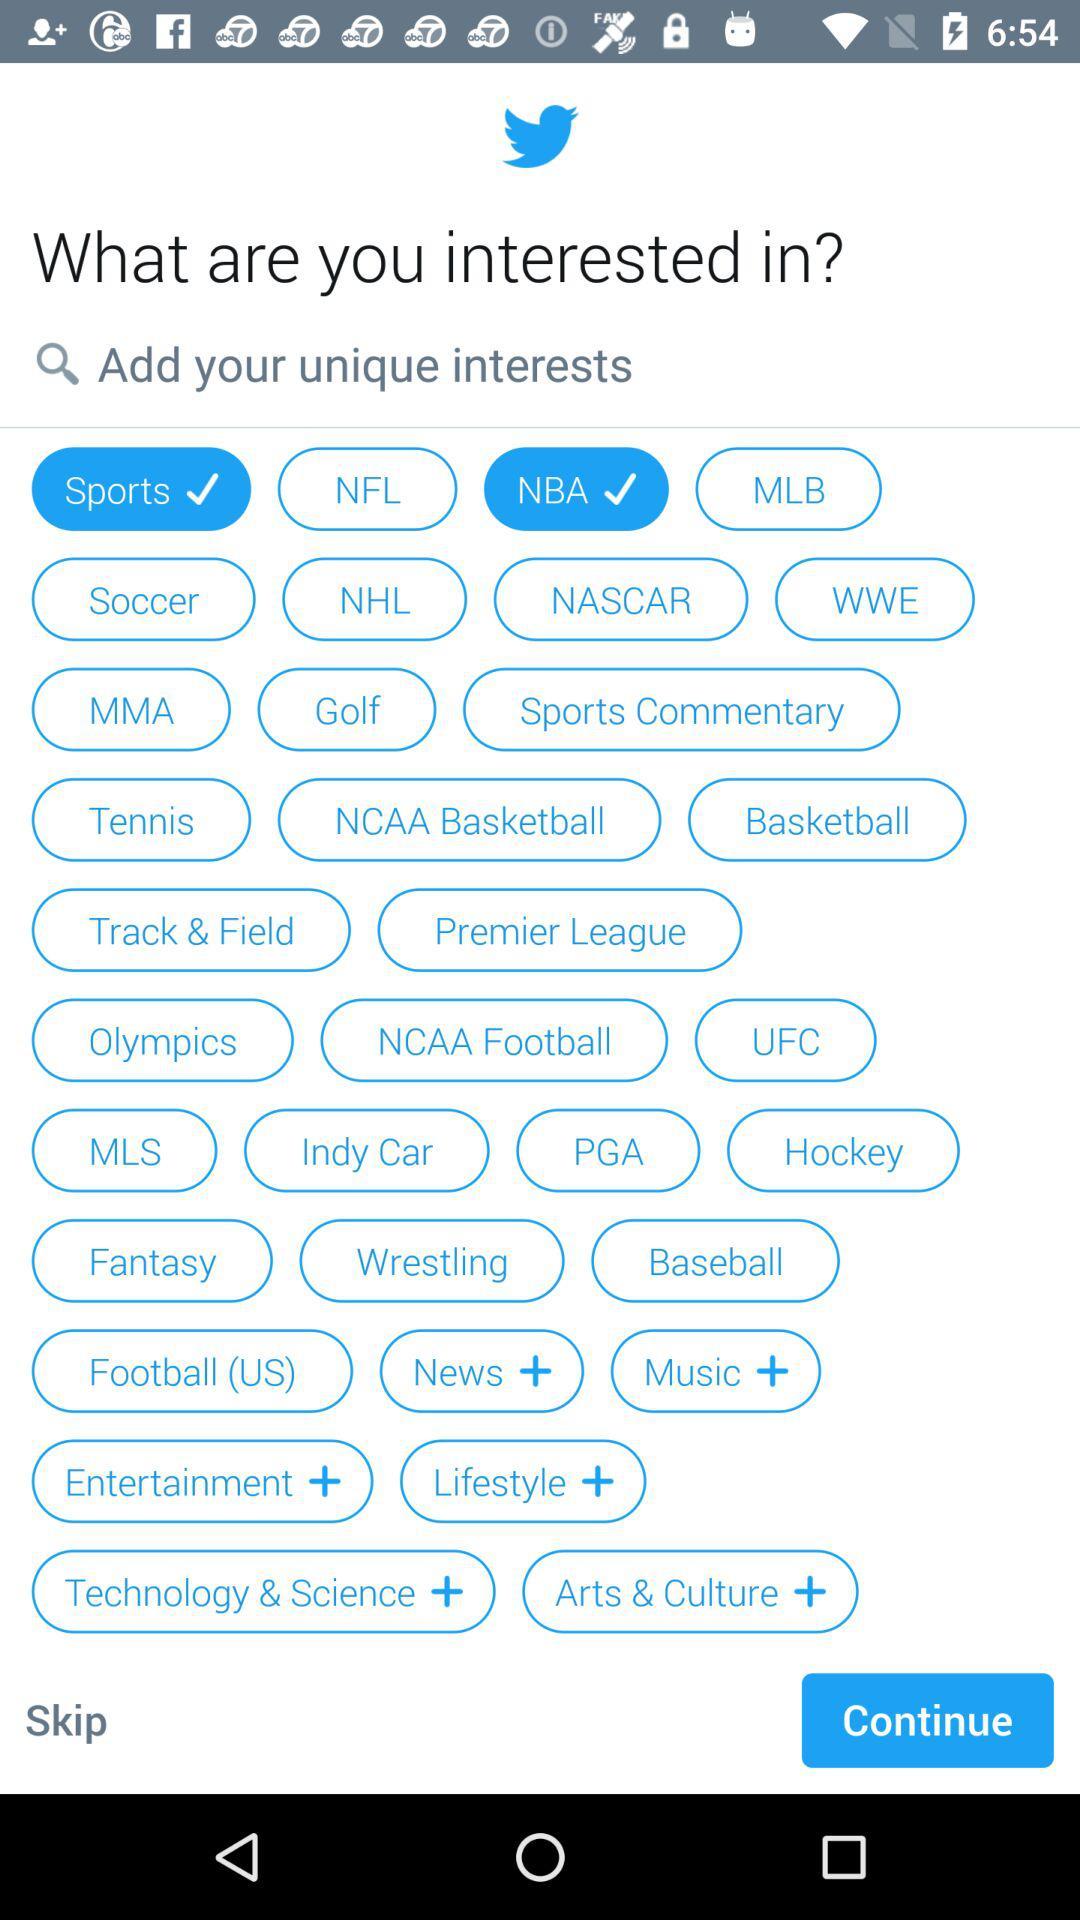  Describe the element at coordinates (494, 1040) in the screenshot. I see `icon next to olympics icon` at that location.